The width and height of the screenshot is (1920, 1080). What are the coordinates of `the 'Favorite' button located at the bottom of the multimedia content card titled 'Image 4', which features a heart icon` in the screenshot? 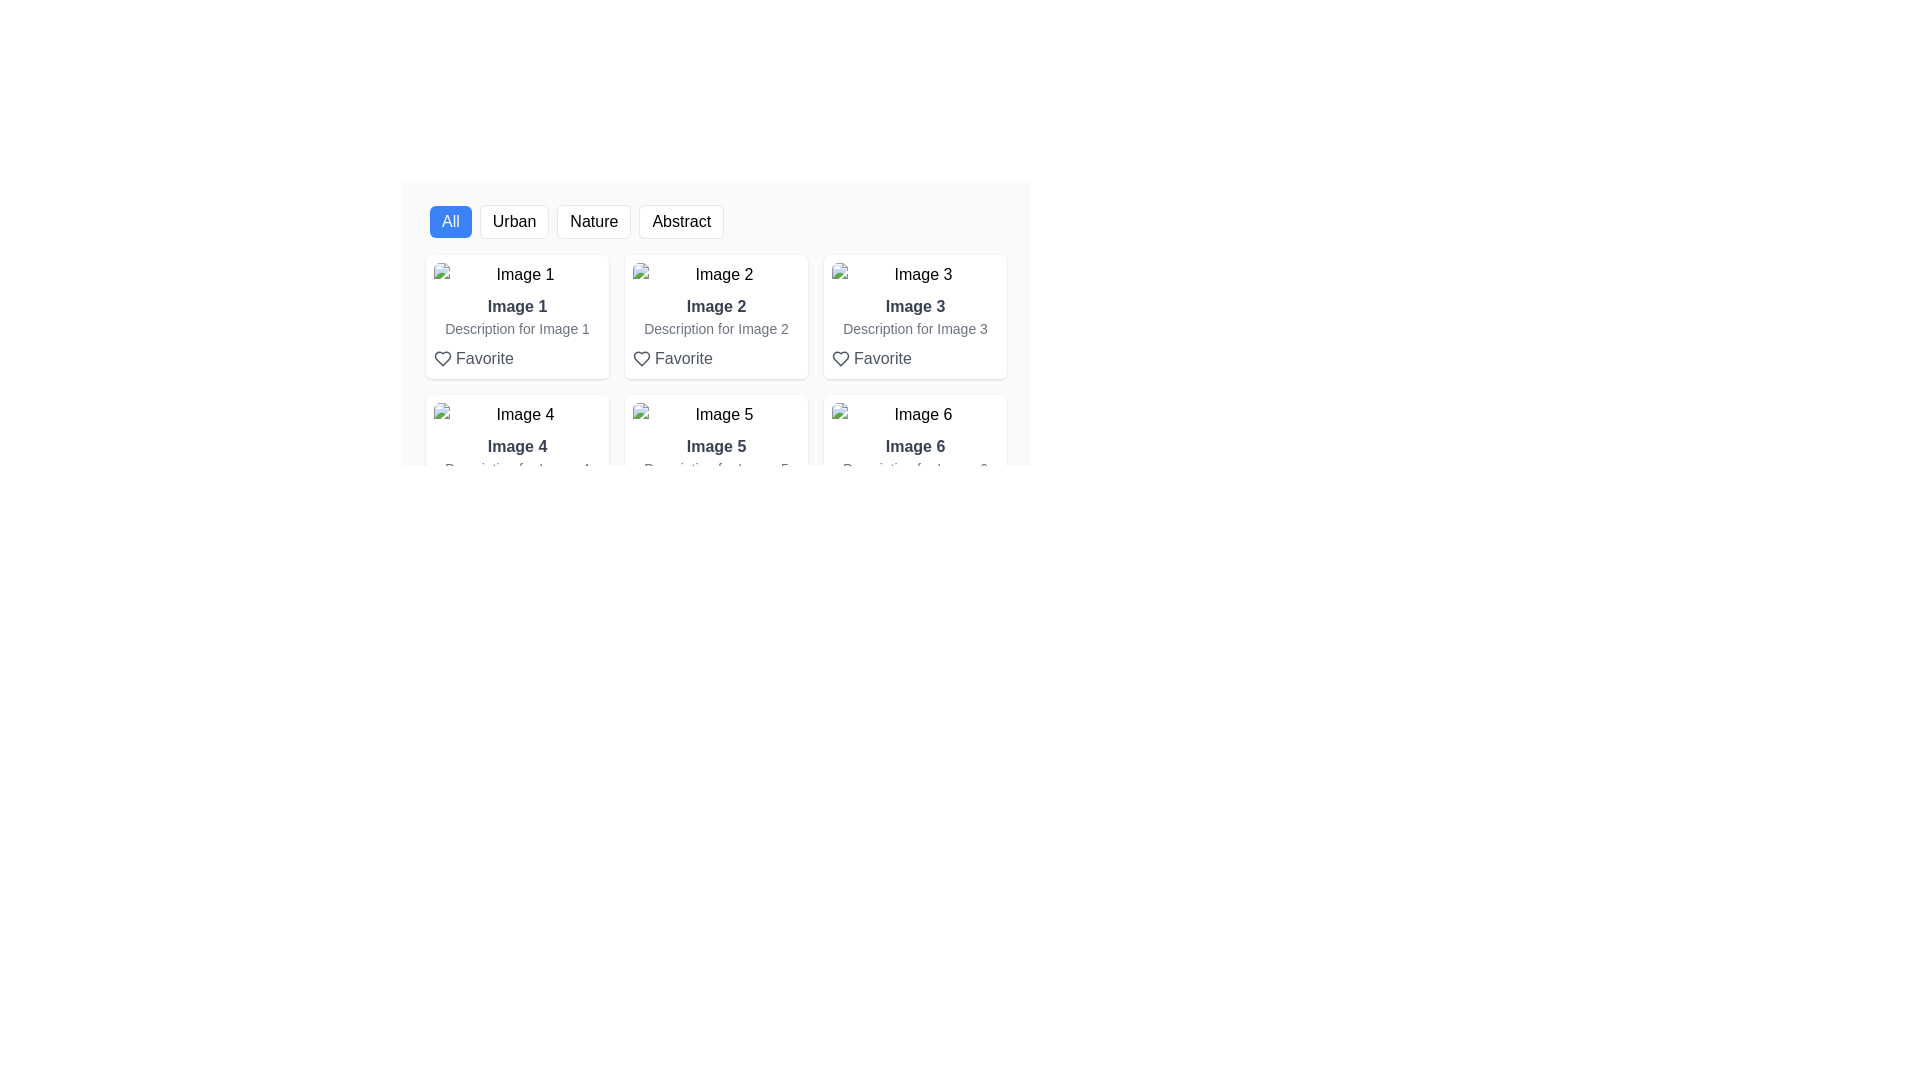 It's located at (517, 473).